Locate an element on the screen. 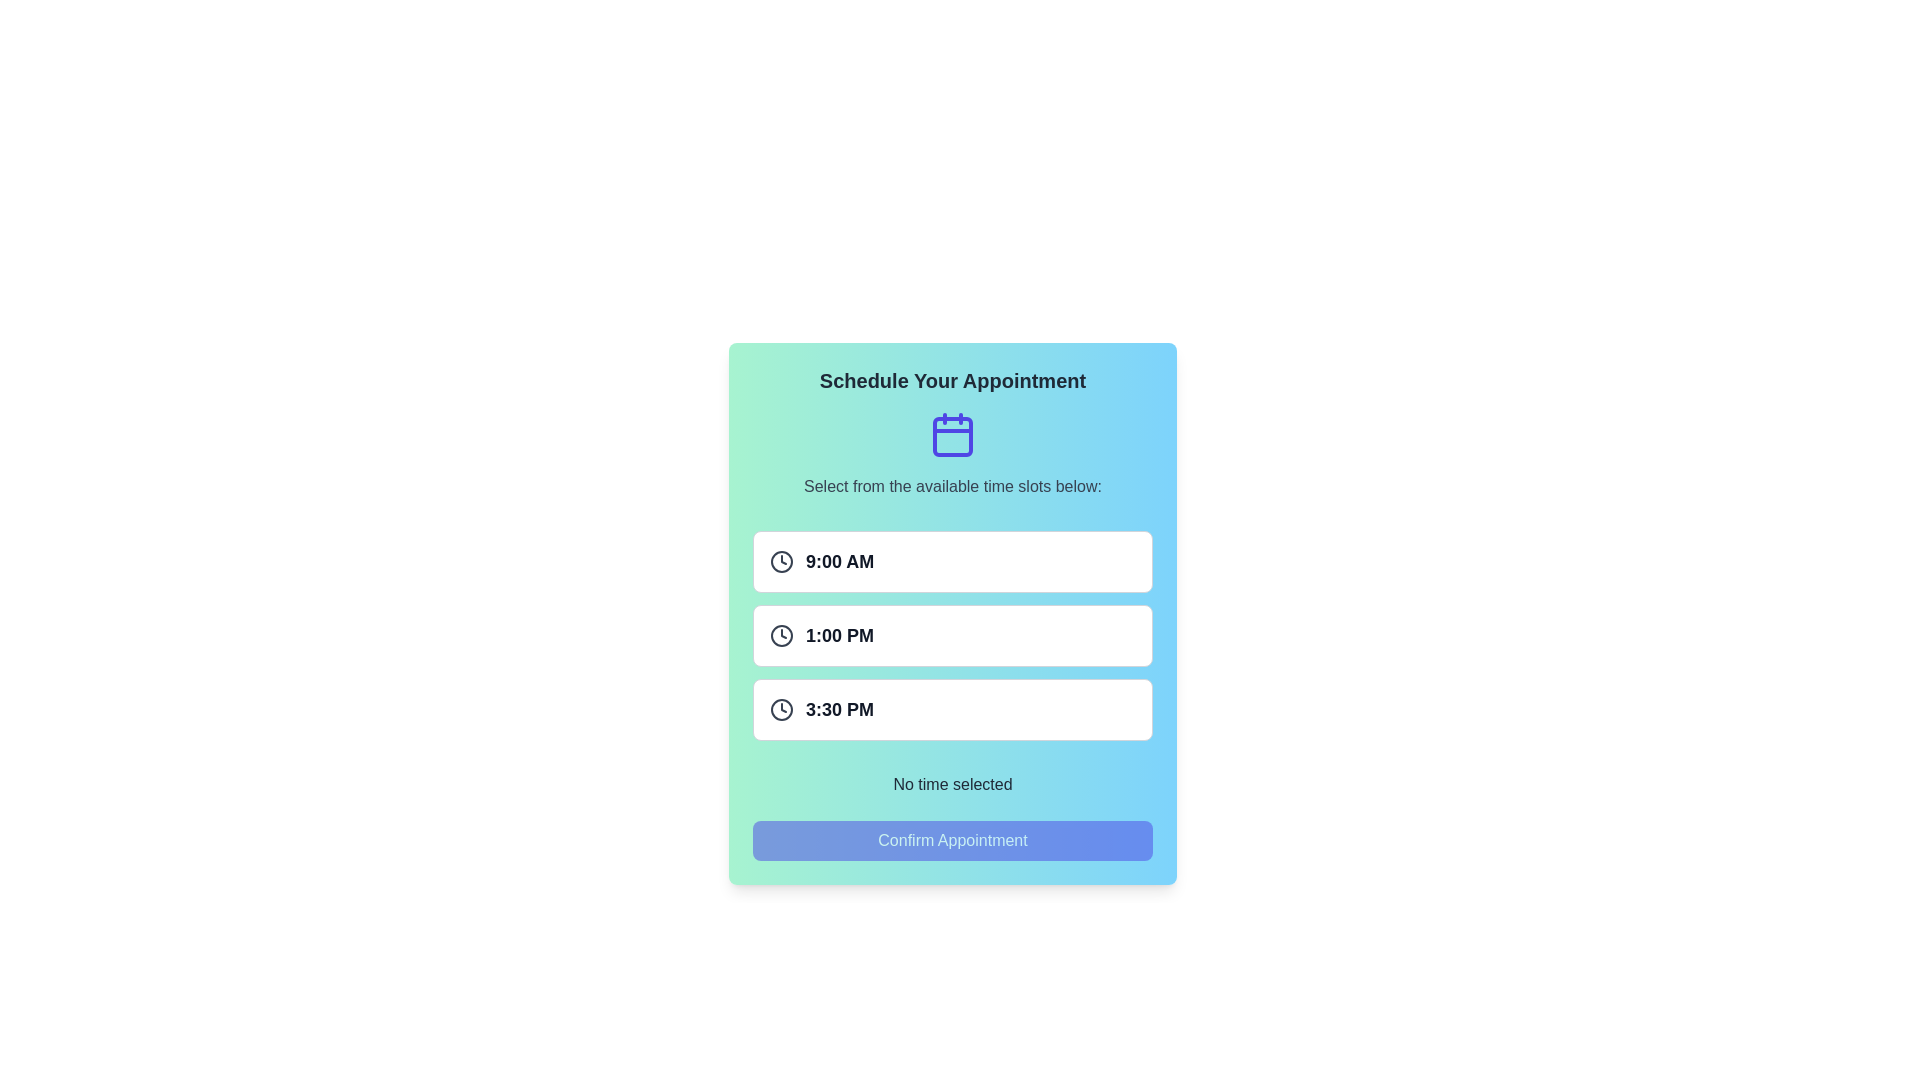  the text label indicating the time slot '1:00 PM', which is located between the '9:00 AM' and '3:30 PM' time slots in the vertically arranged time slot list is located at coordinates (840, 636).